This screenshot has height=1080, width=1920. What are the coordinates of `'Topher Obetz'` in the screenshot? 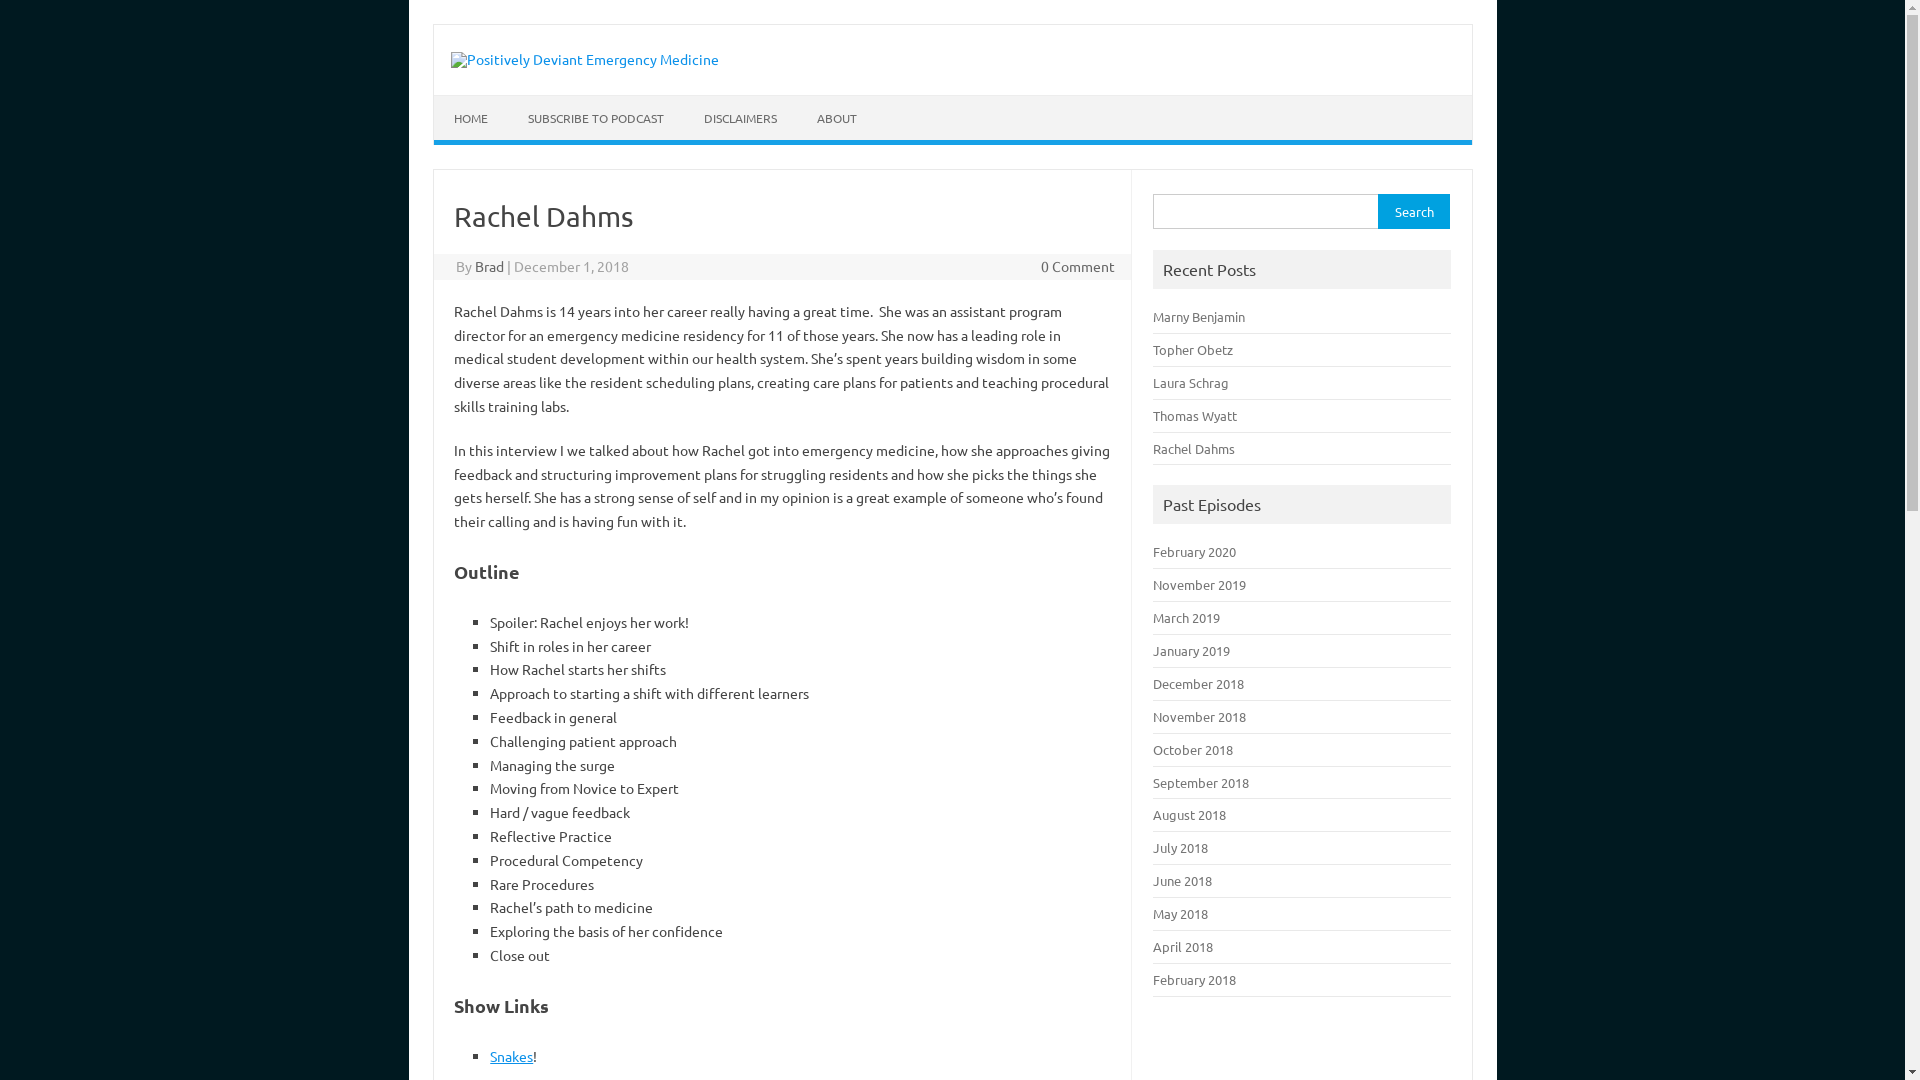 It's located at (1193, 348).